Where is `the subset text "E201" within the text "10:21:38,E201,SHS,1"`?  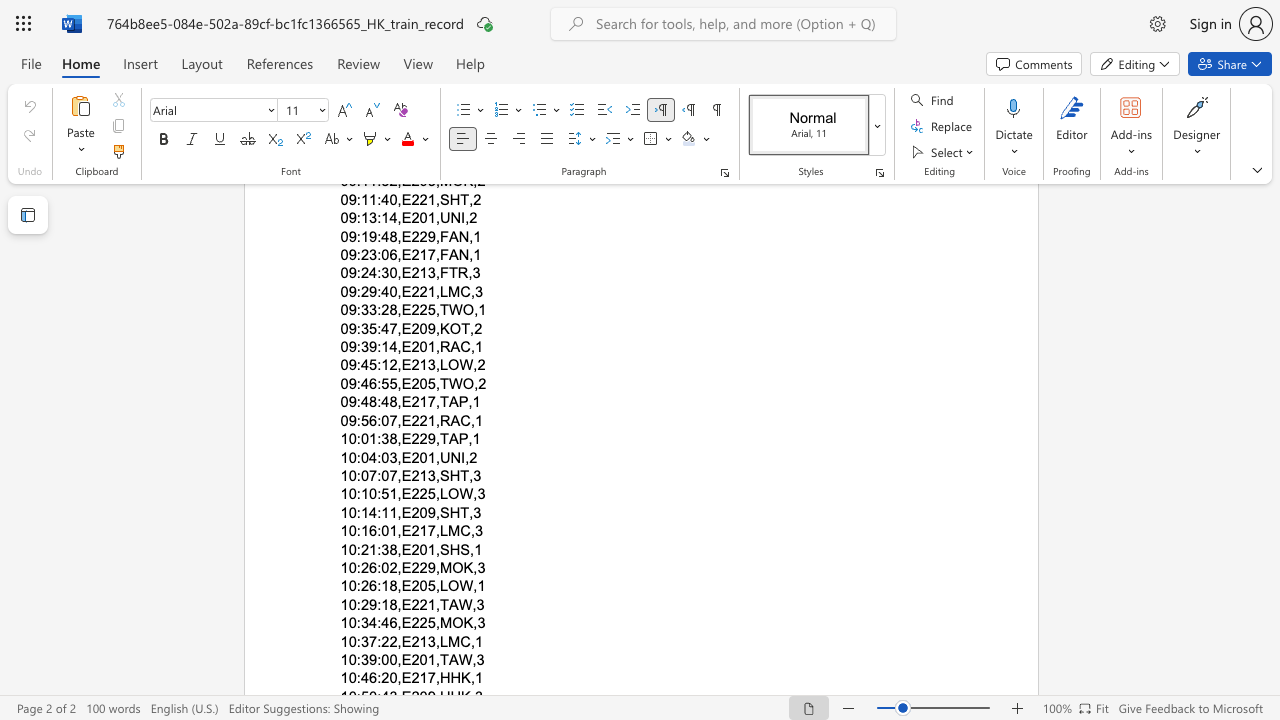
the subset text "E201" within the text "10:21:38,E201,SHS,1" is located at coordinates (400, 549).